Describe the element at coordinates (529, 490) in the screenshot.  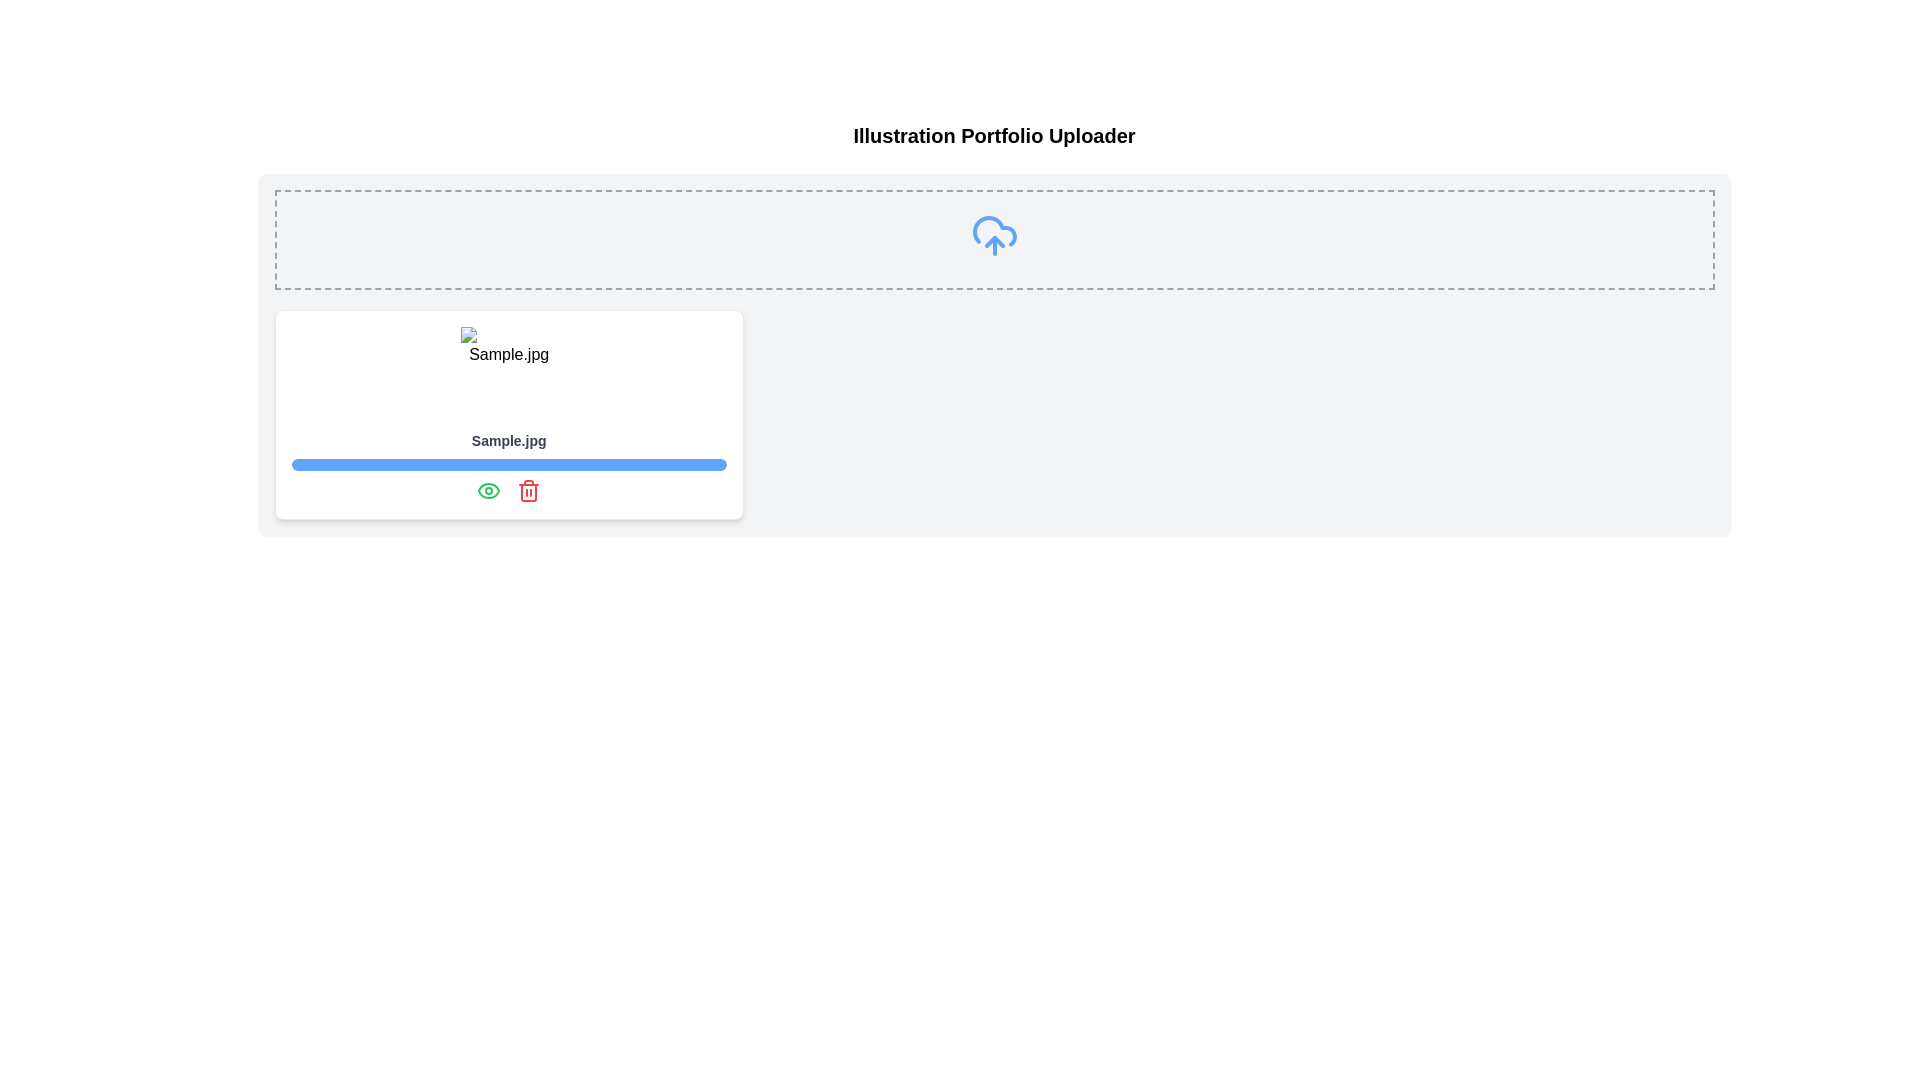
I see `the small red trash icon button` at that location.